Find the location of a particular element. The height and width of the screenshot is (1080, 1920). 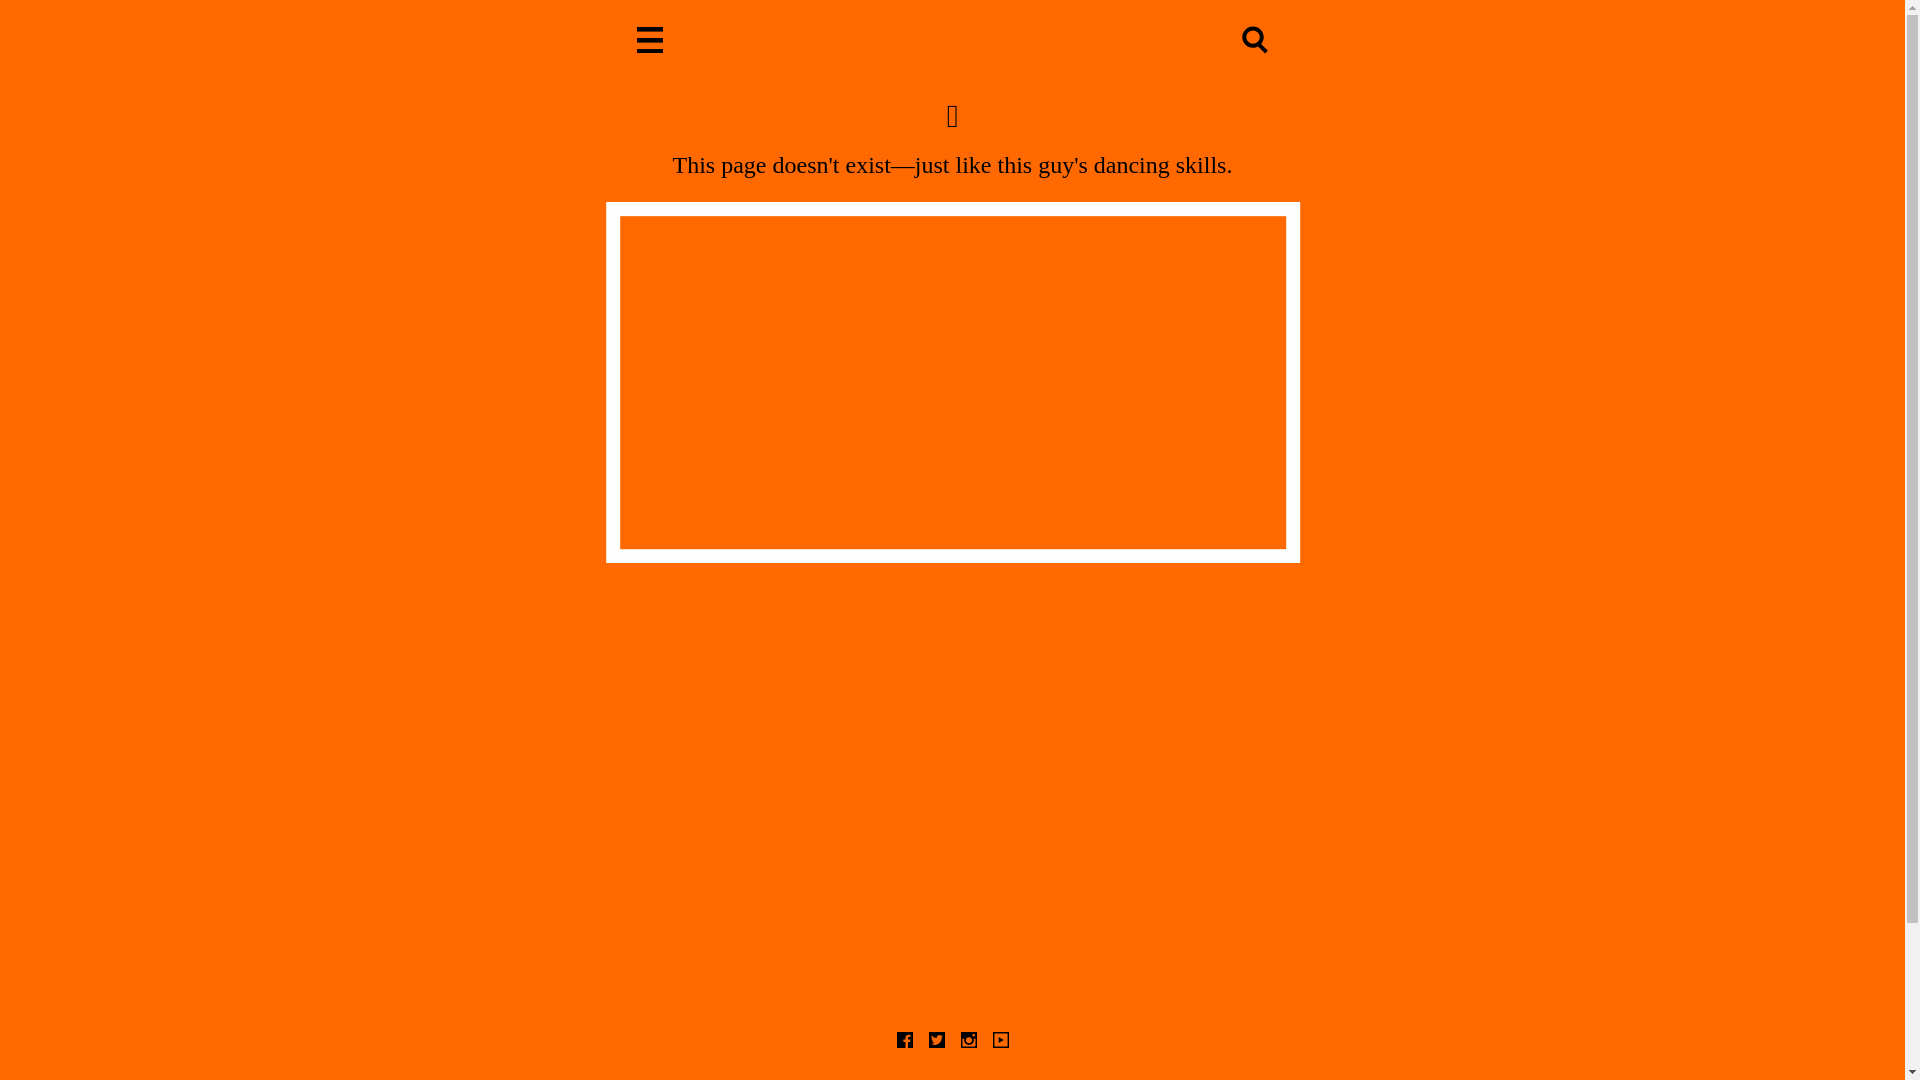

'social-logos-FB1' is located at coordinates (902, 1040).